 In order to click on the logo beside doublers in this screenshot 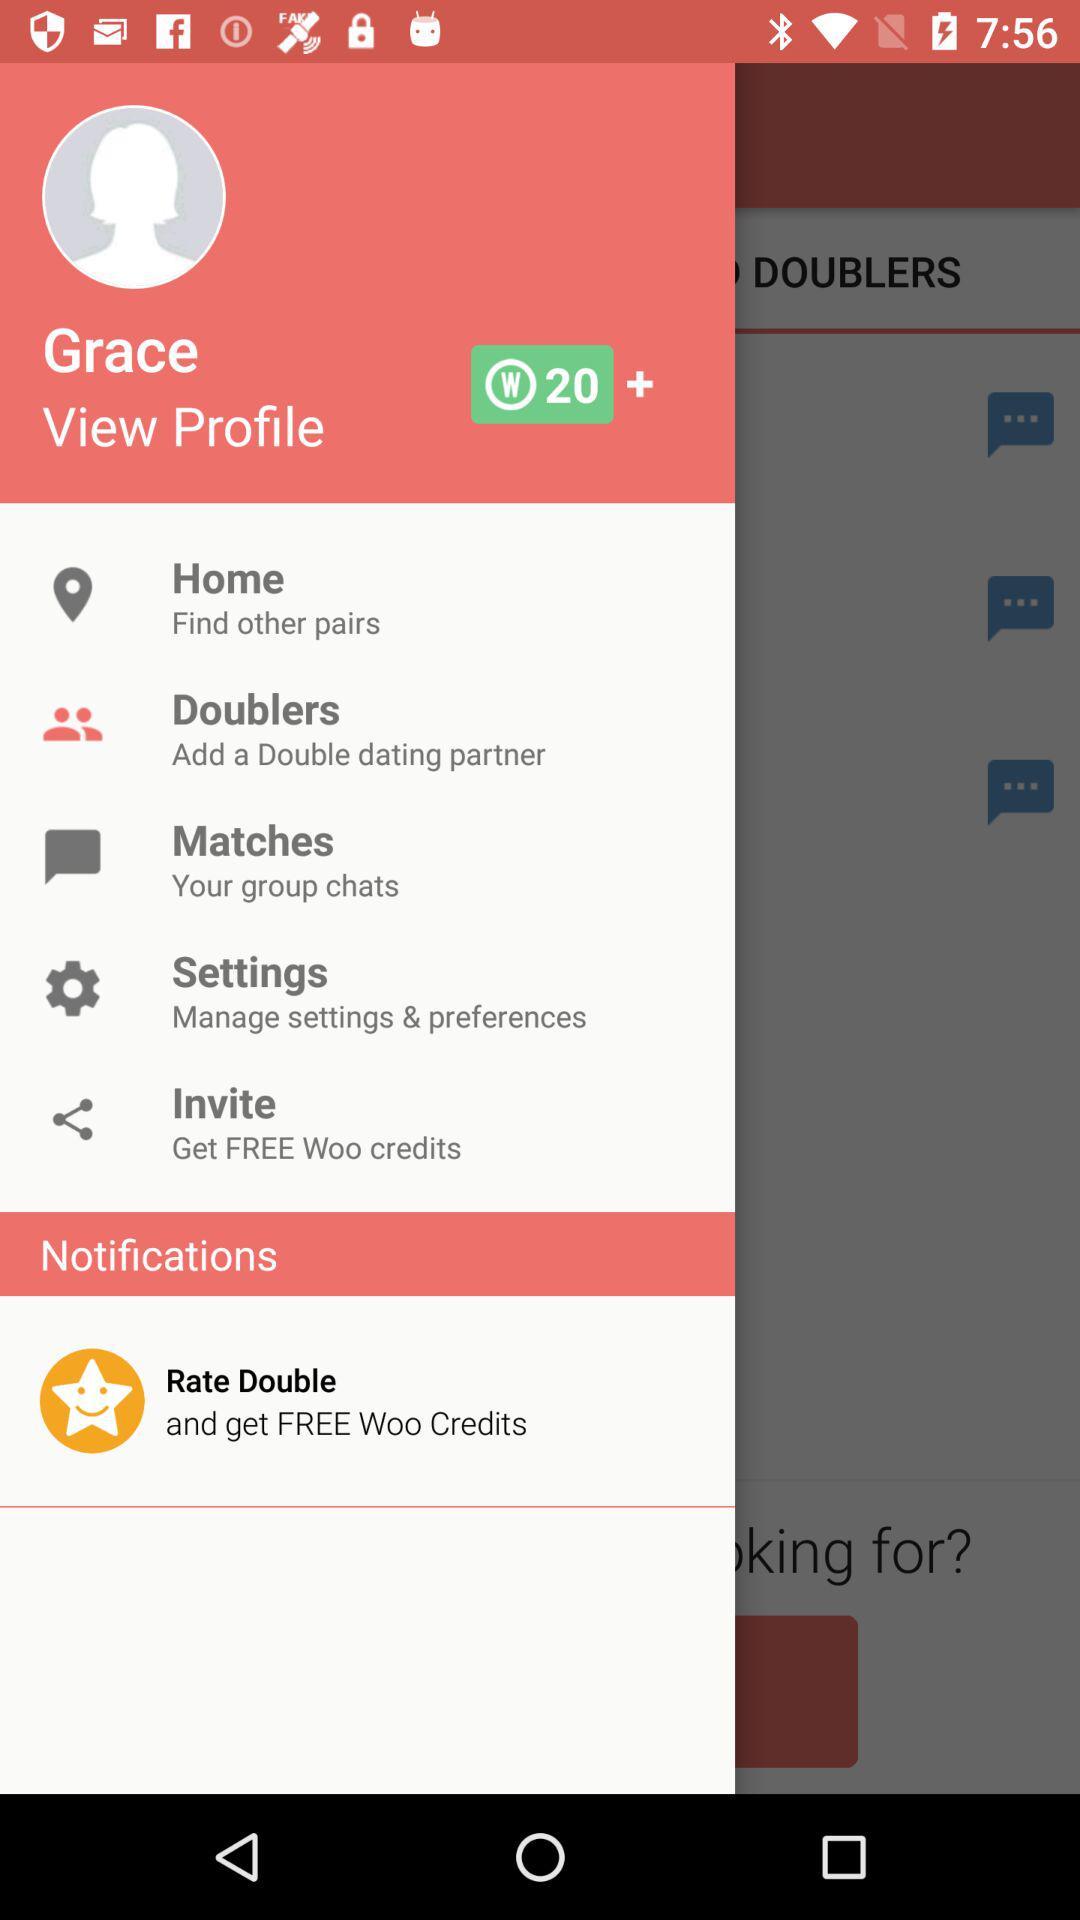, I will do `click(72, 724)`.